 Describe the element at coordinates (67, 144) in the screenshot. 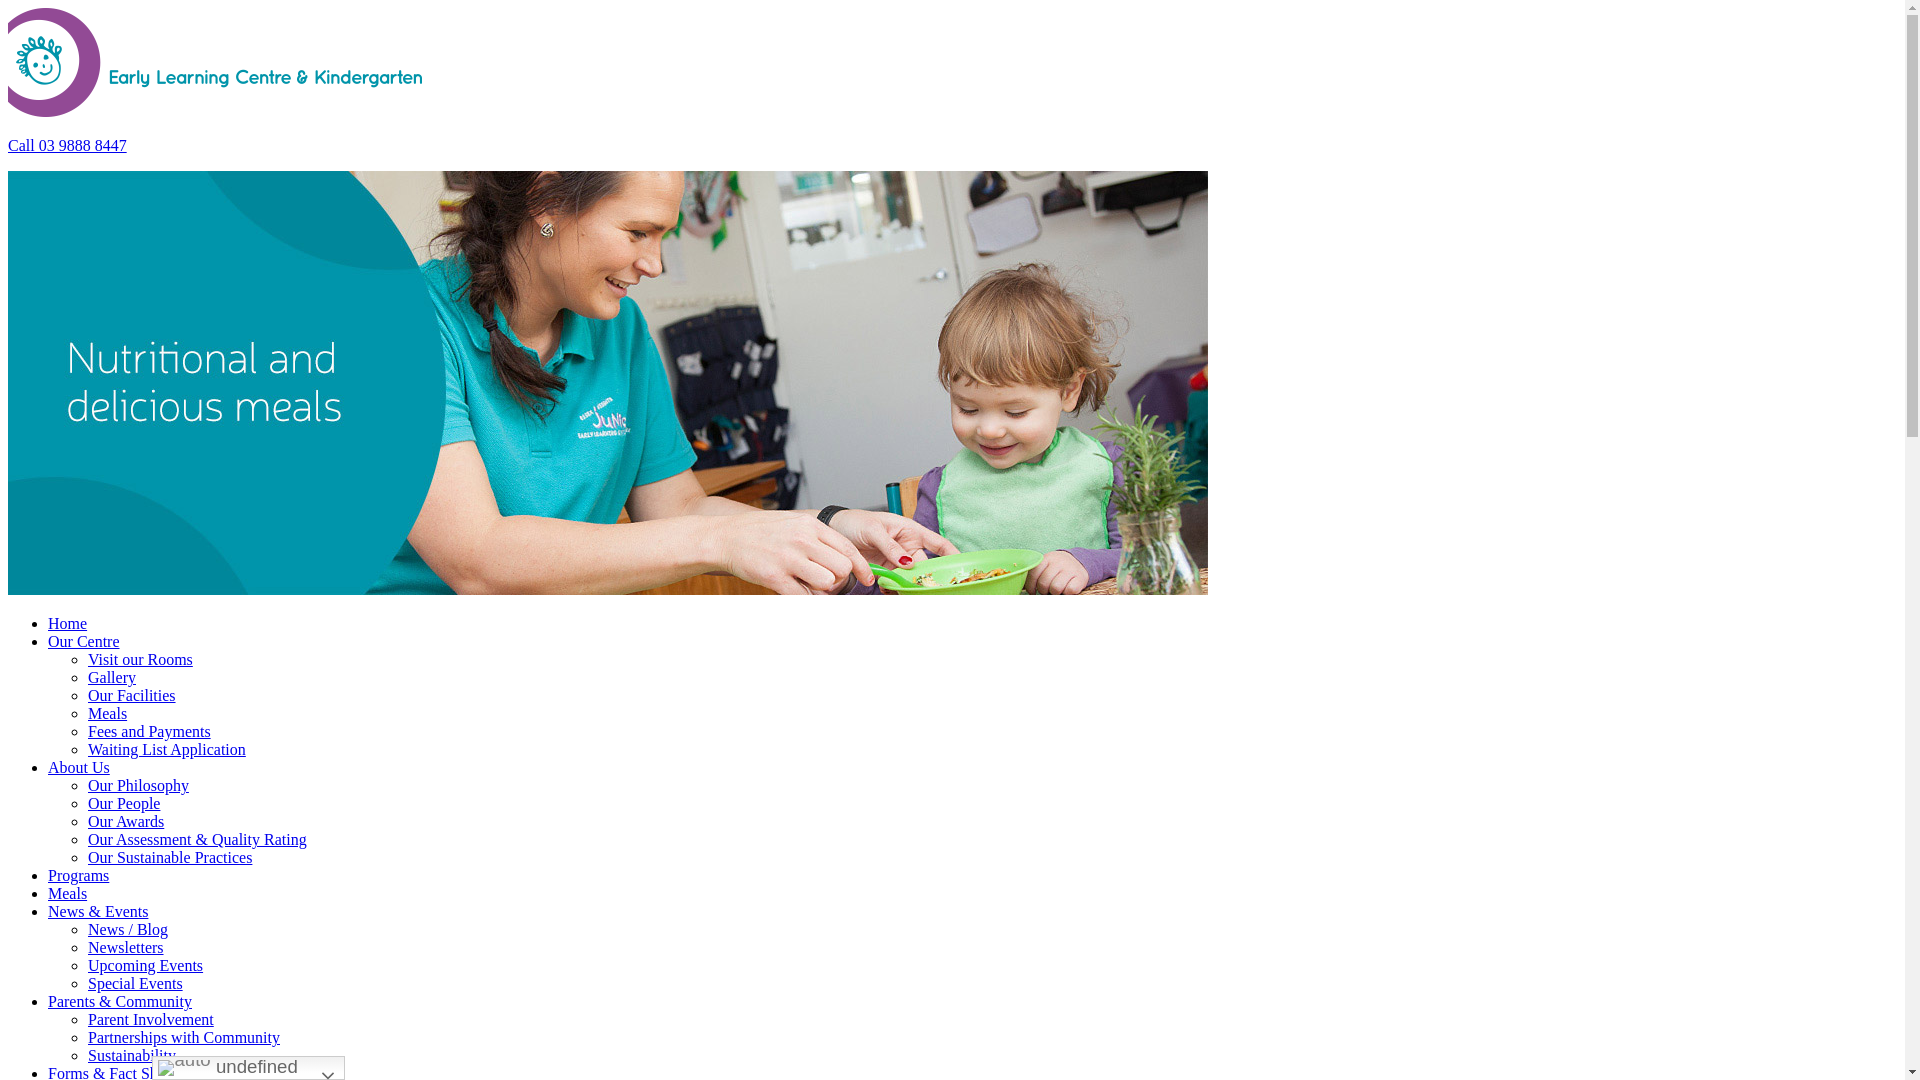

I see `'Call 03 9888 8447'` at that location.